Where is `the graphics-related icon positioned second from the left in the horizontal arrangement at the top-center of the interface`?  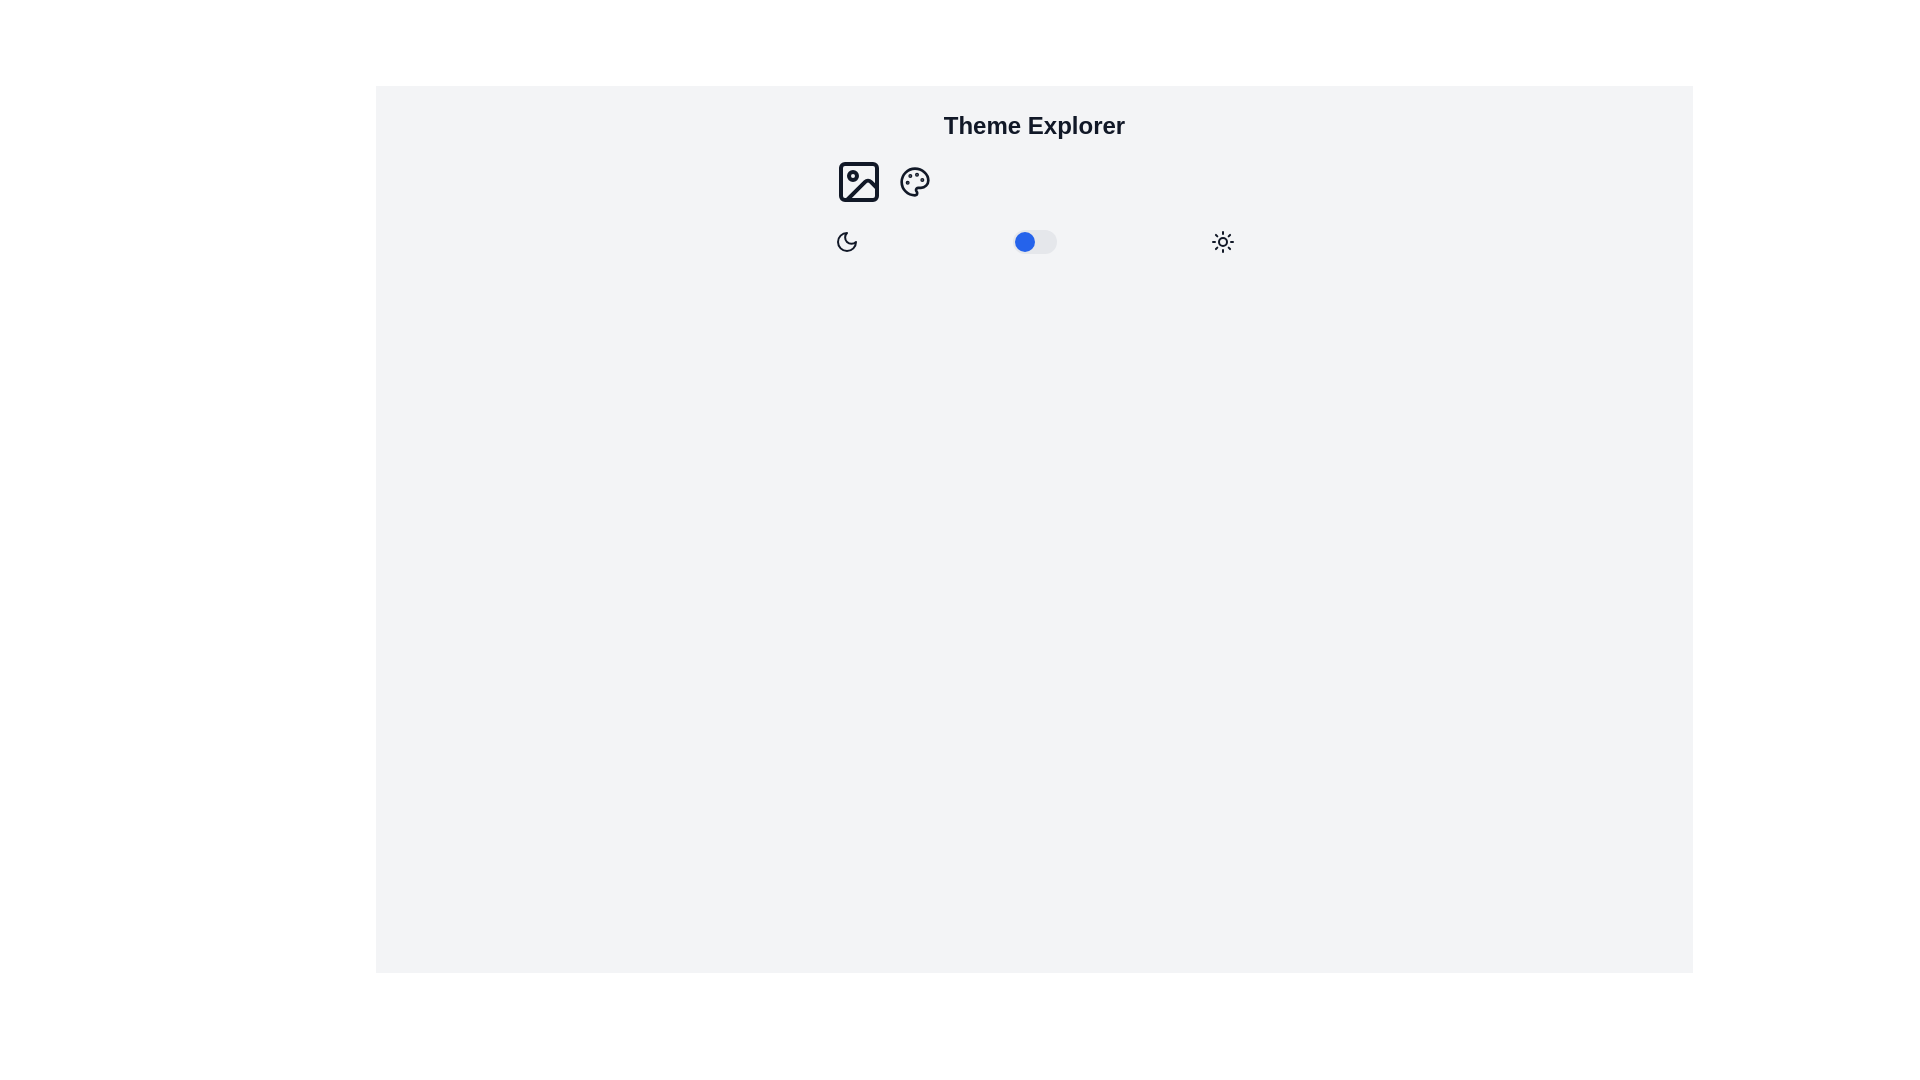
the graphics-related icon positioned second from the left in the horizontal arrangement at the top-center of the interface is located at coordinates (912, 181).